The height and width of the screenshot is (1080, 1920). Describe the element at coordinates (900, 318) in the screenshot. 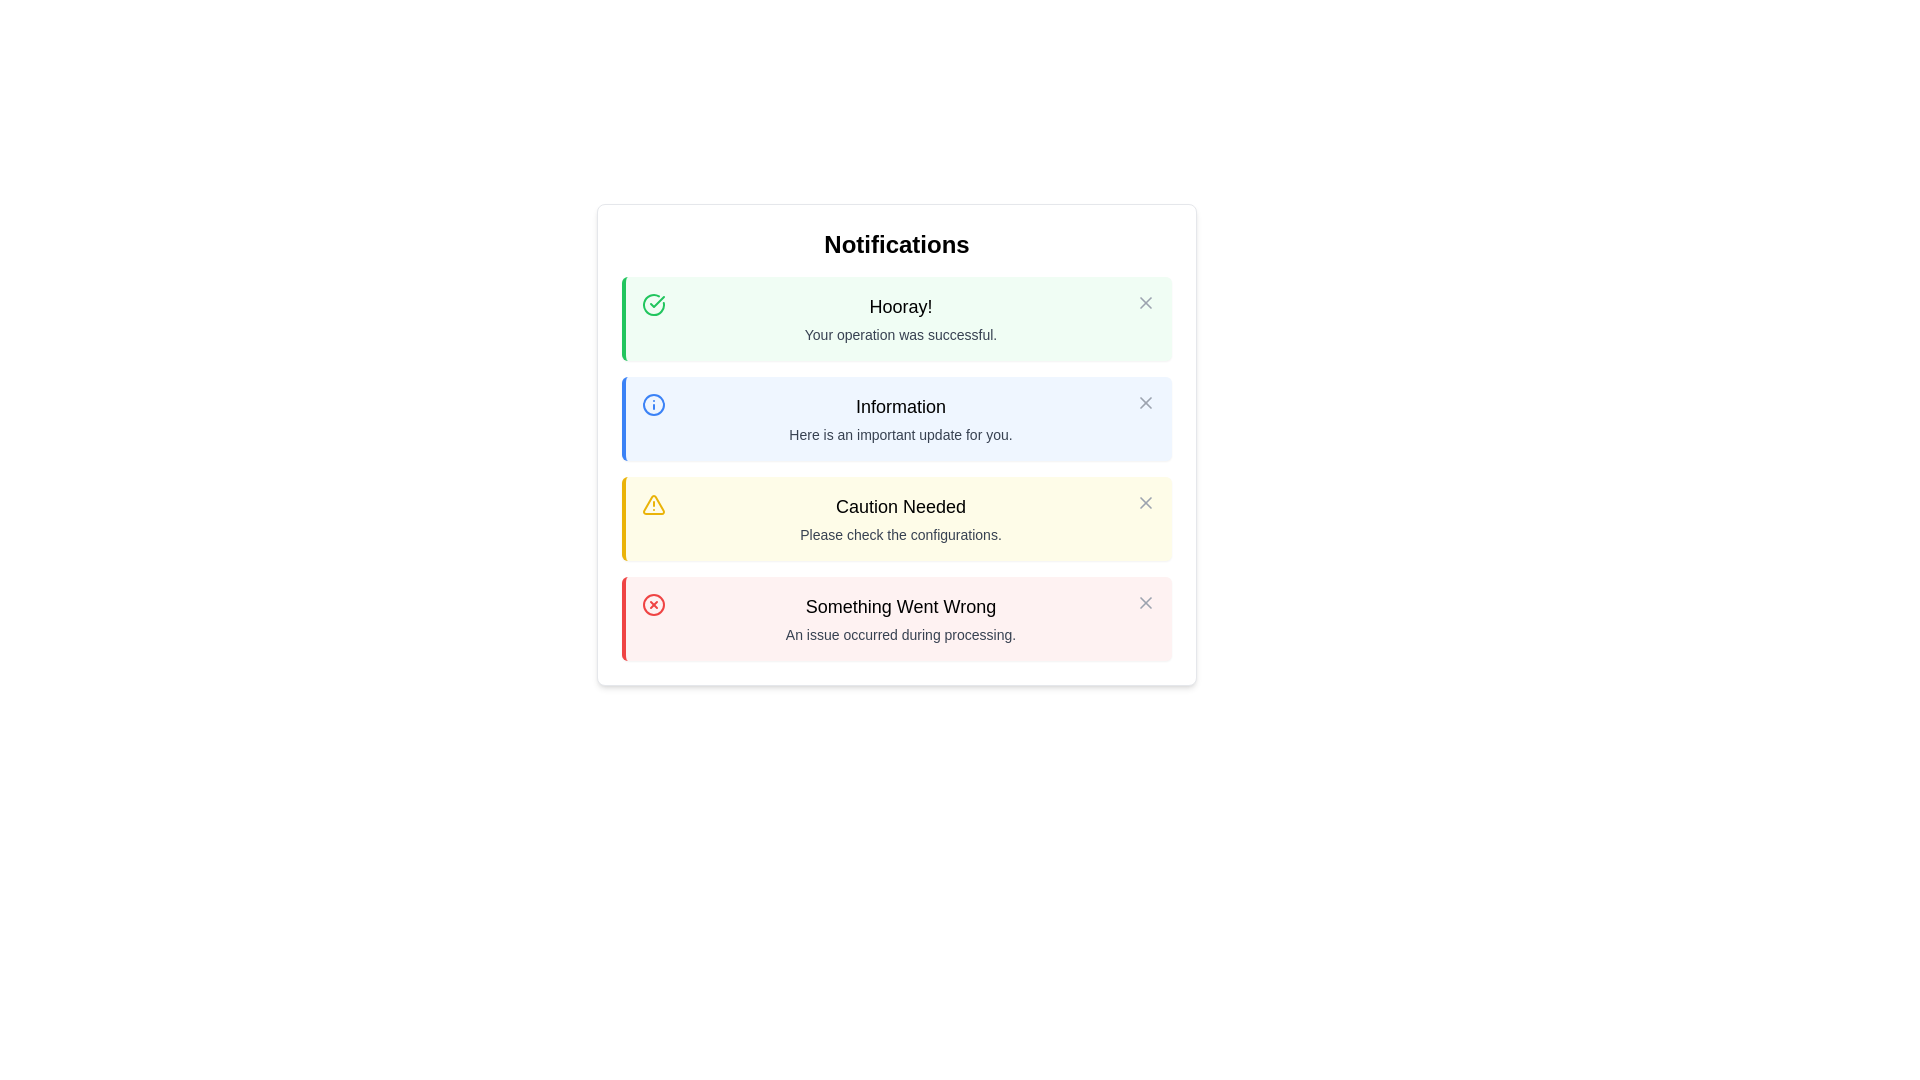

I see `the text display area that shows 'Hooray!' in bold green font and 'Your operation was successful.' in a smaller font, located at the top of a green notification card in a popup modal` at that location.